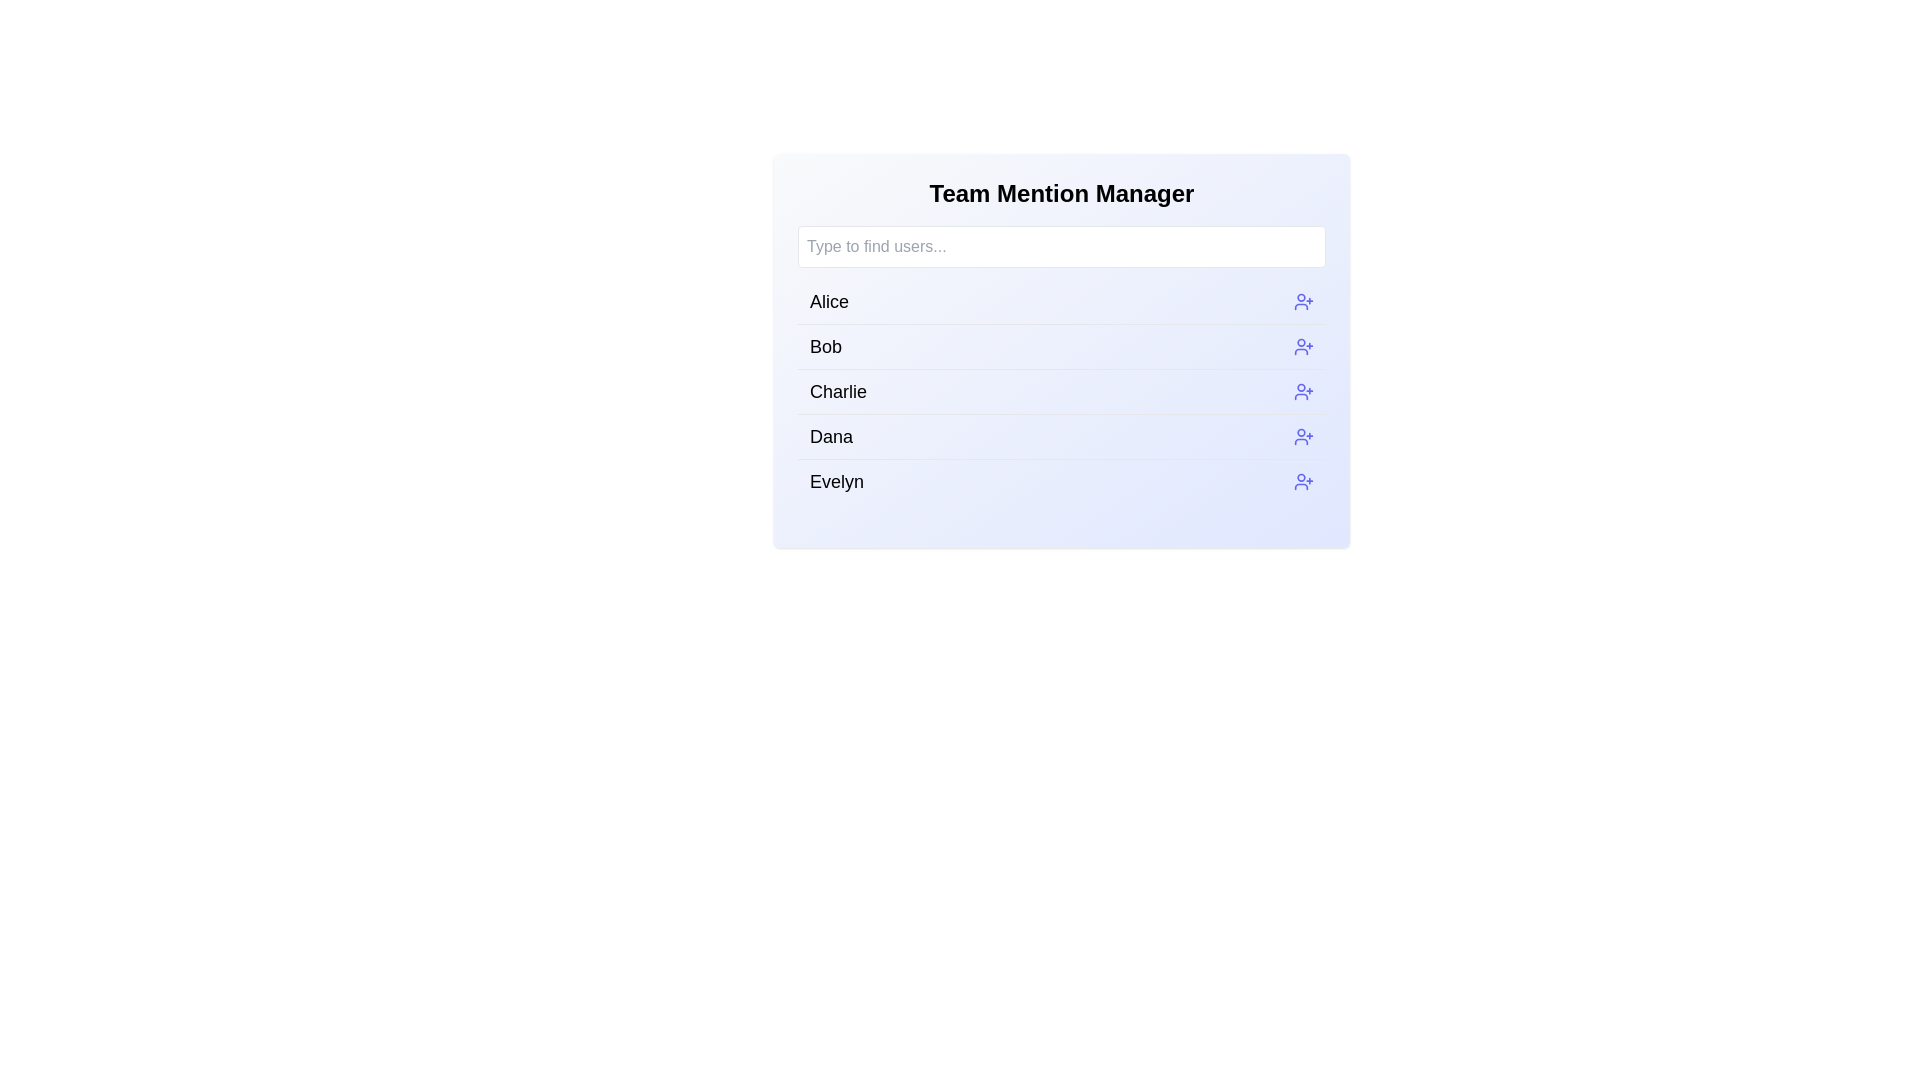 Image resolution: width=1920 pixels, height=1080 pixels. Describe the element at coordinates (1304, 482) in the screenshot. I see `the blue user icon with a plus sign located at the far right of the row labeled 'Evelyn'` at that location.